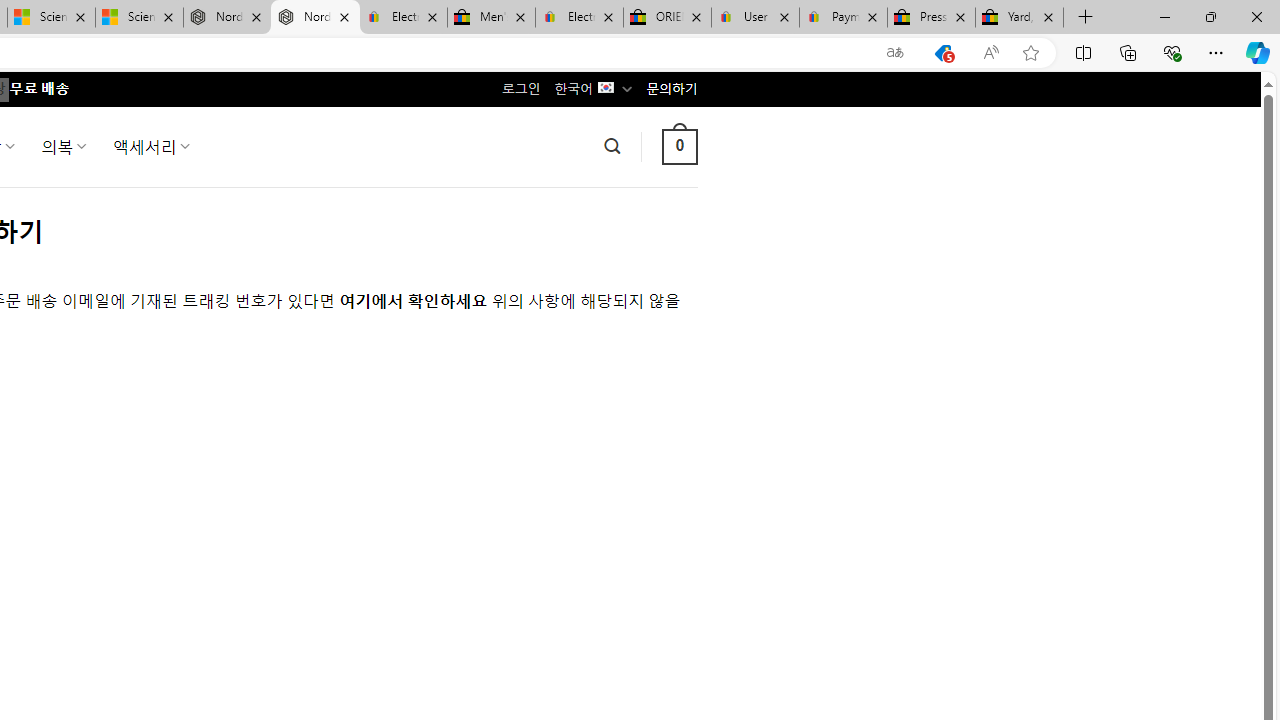 Image resolution: width=1280 pixels, height=720 pixels. I want to click on 'This site has coupons! Shopping in Microsoft Edge, 5', so click(942, 52).